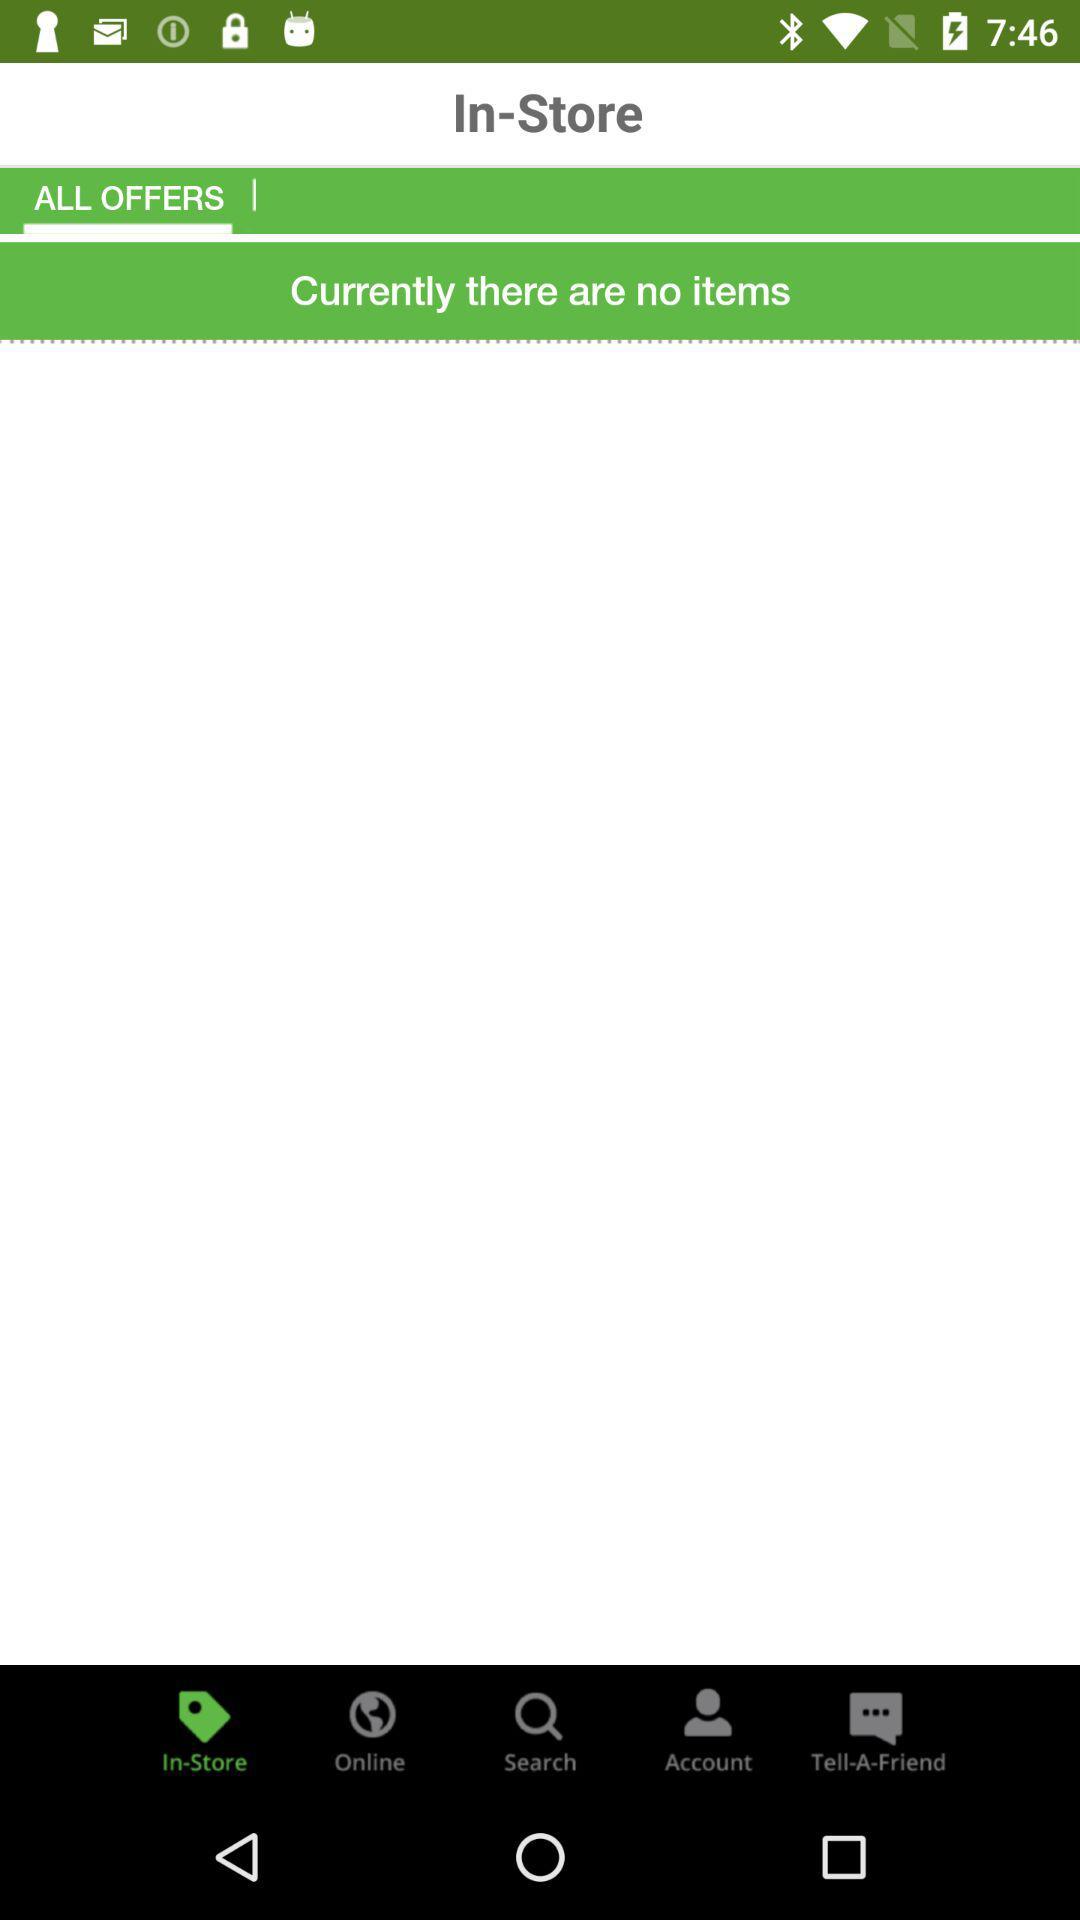  Describe the element at coordinates (707, 1728) in the screenshot. I see `the avatar icon` at that location.